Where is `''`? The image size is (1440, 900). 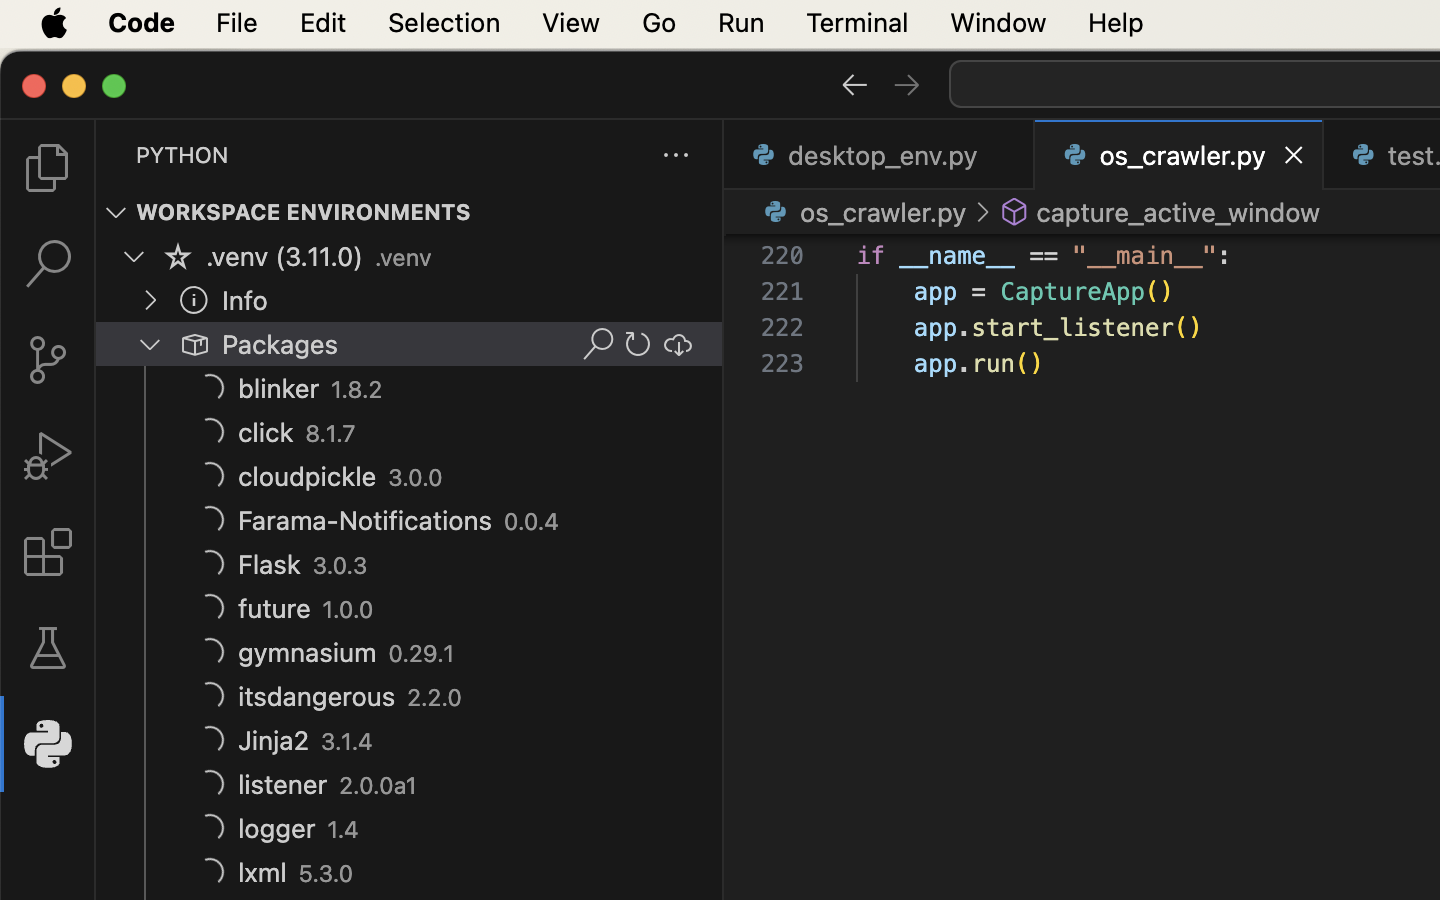
'' is located at coordinates (46, 168).